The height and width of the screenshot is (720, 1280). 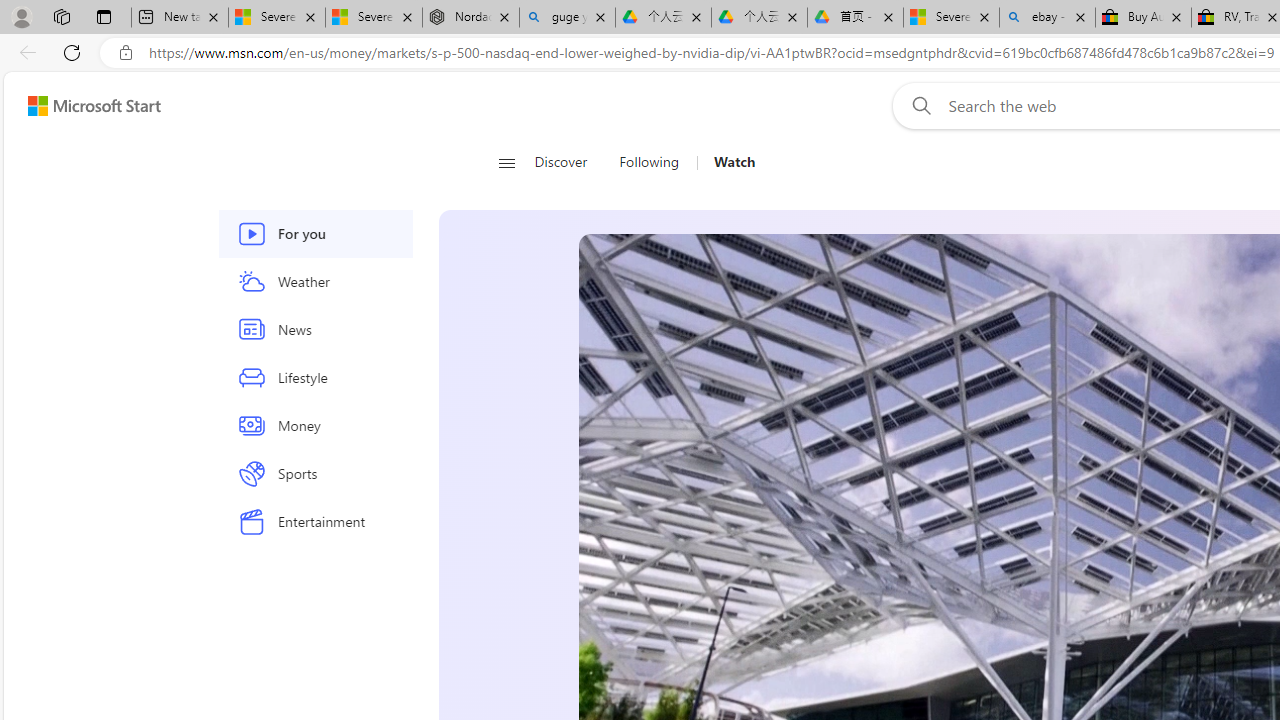 I want to click on 'Web search', so click(x=916, y=105).